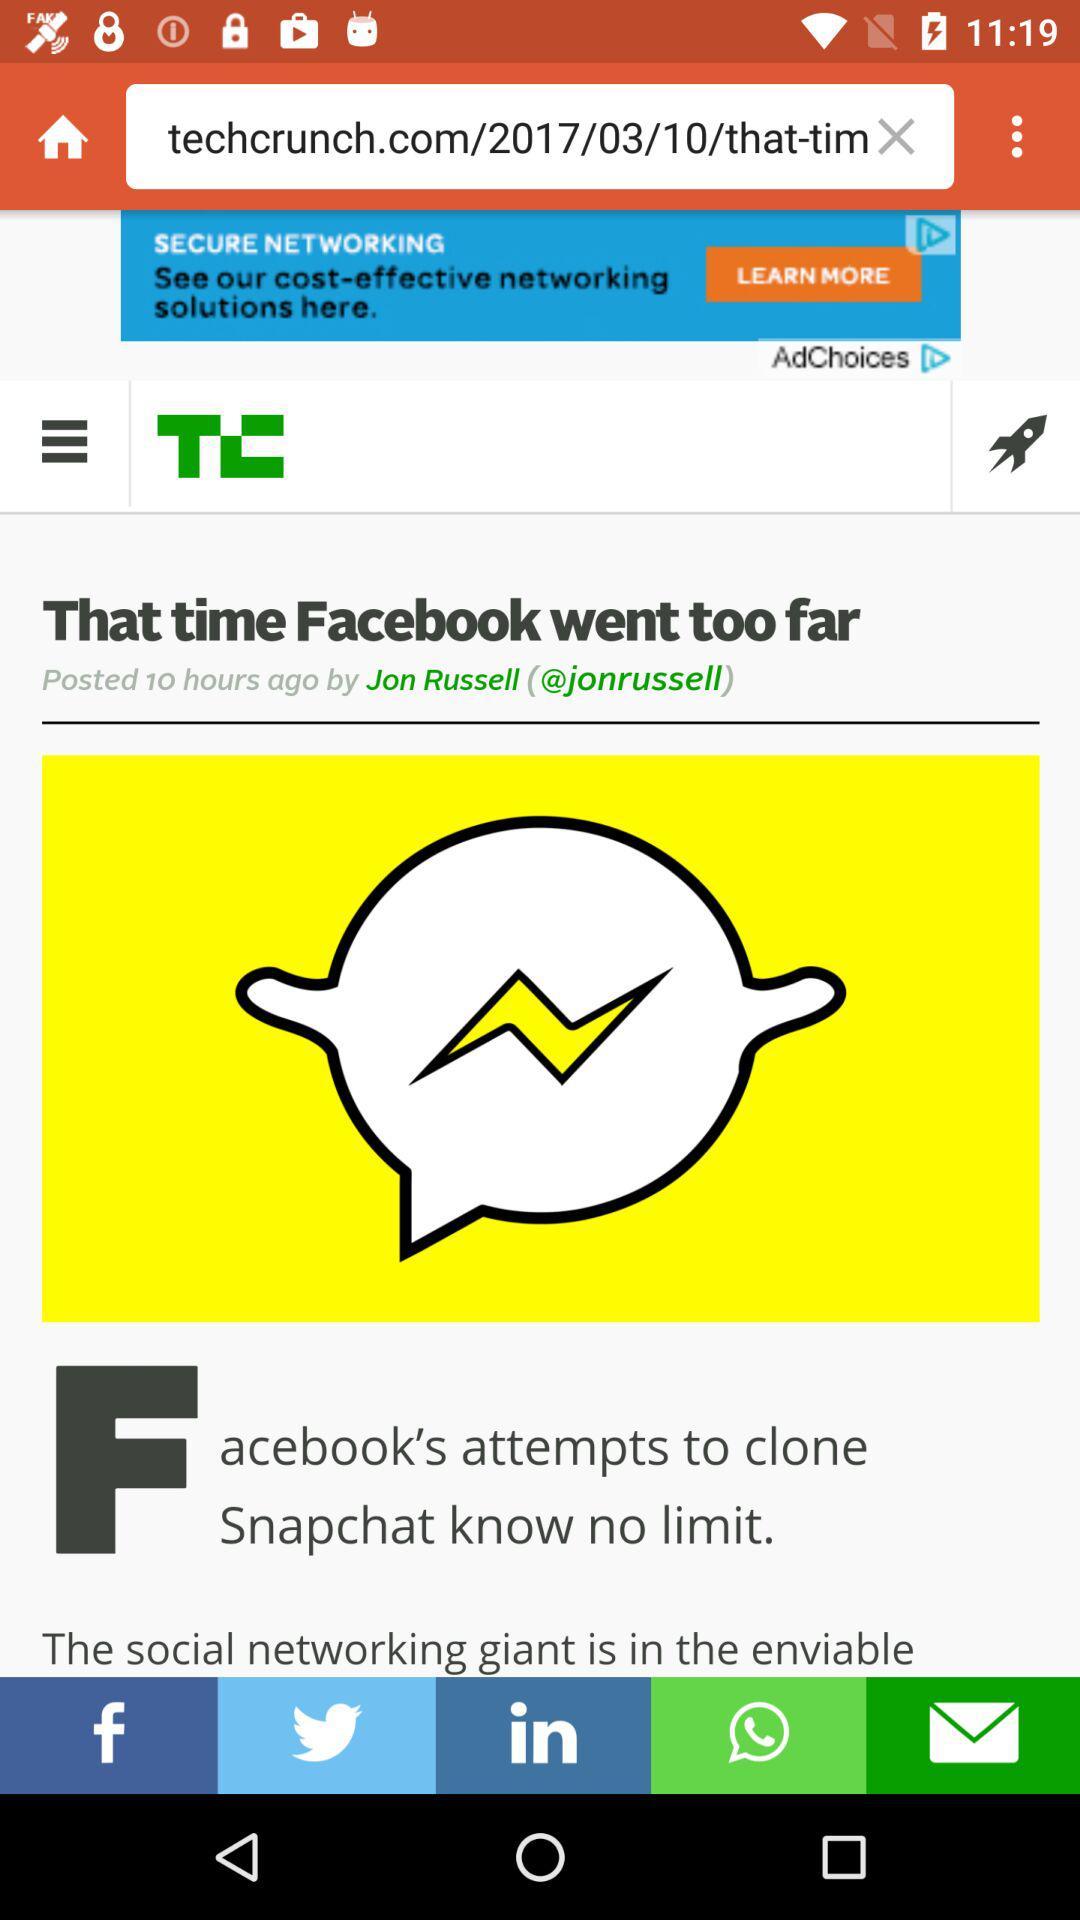 The height and width of the screenshot is (1920, 1080). Describe the element at coordinates (61, 135) in the screenshot. I see `home` at that location.